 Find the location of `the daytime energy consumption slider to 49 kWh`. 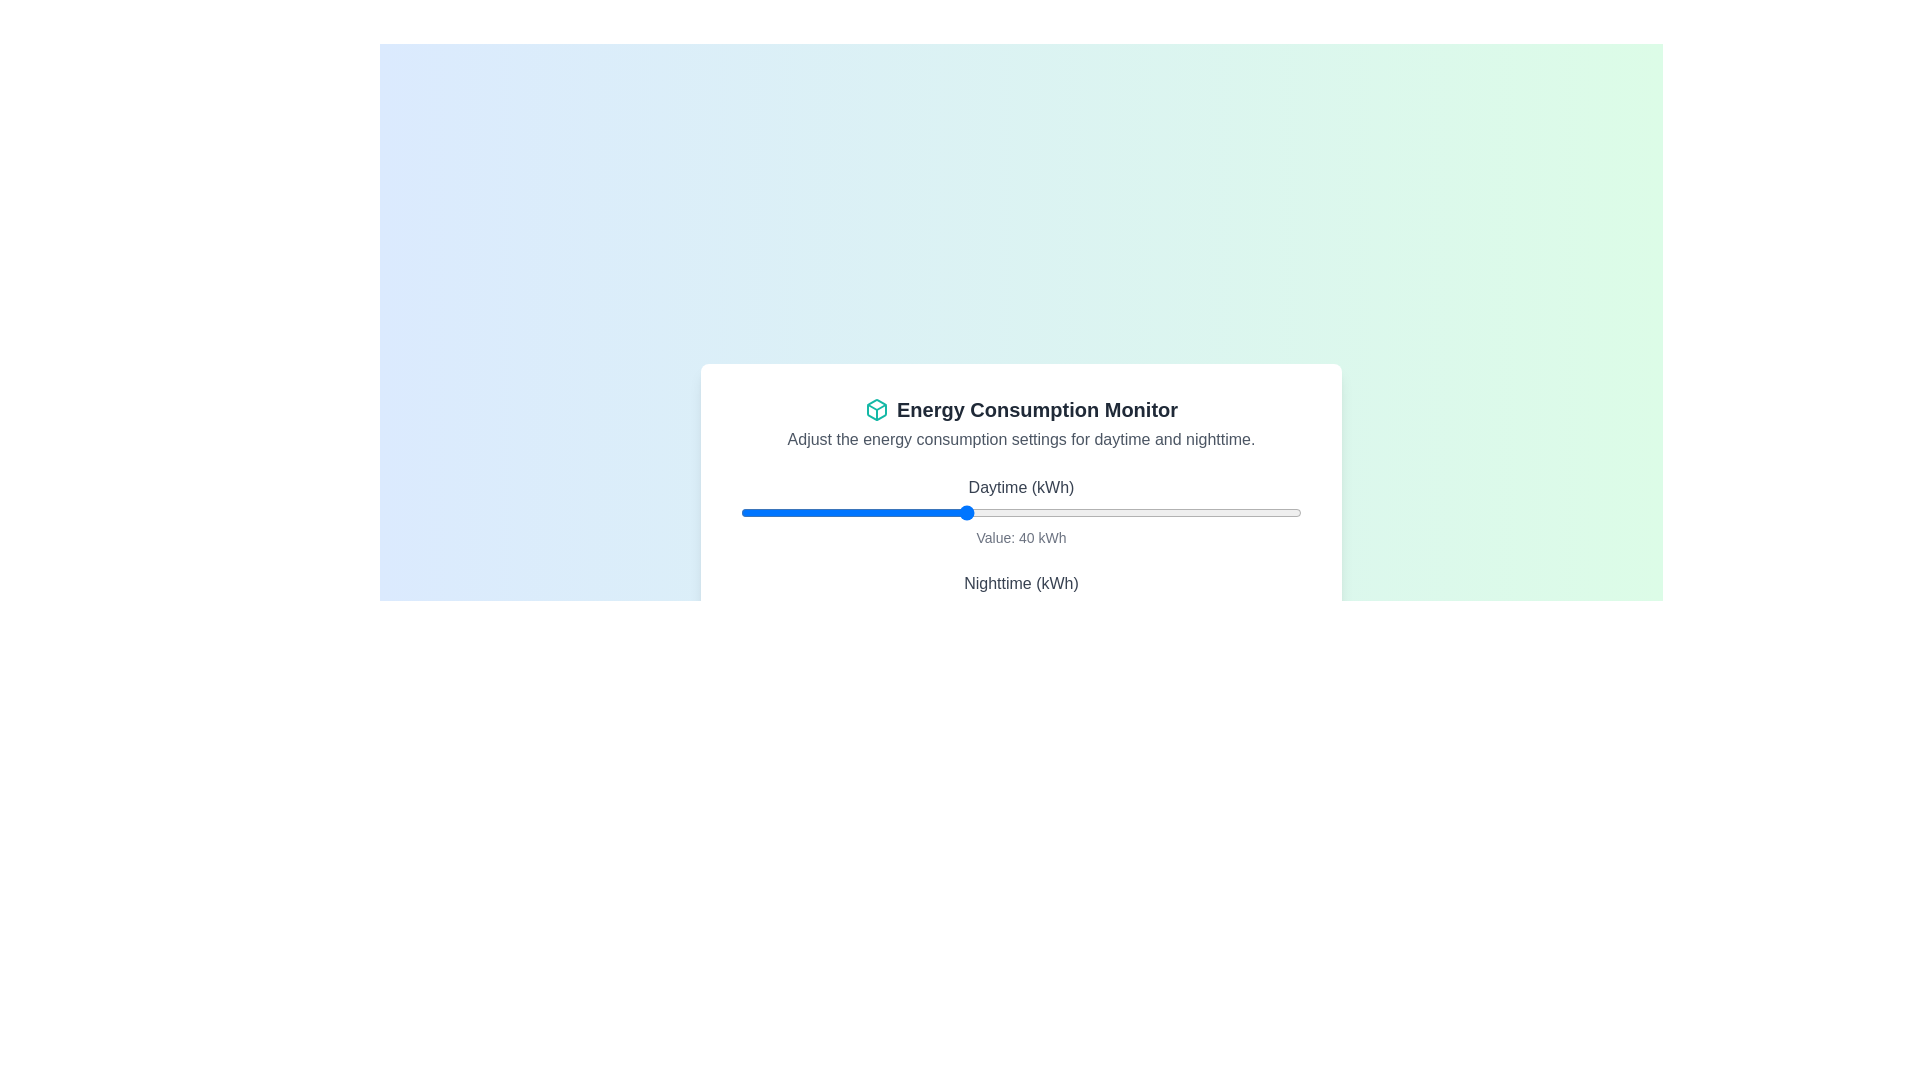

the daytime energy consumption slider to 49 kWh is located at coordinates (1015, 512).